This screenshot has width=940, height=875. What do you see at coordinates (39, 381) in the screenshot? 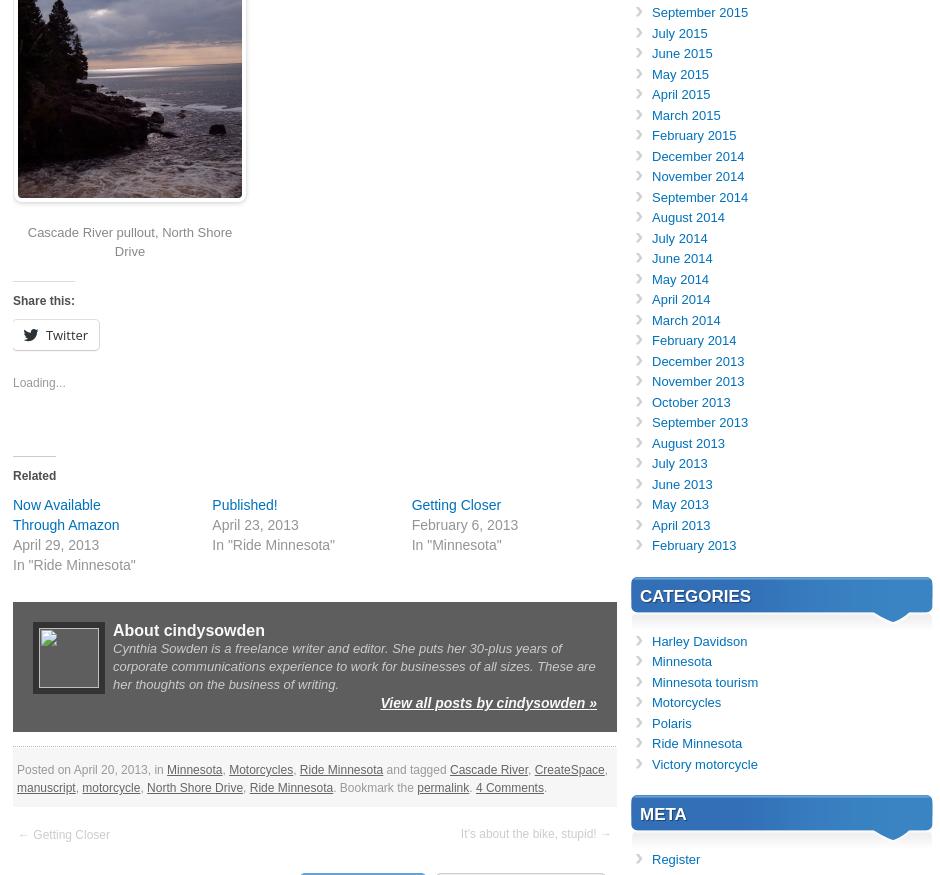
I see `'Loading...'` at bounding box center [39, 381].